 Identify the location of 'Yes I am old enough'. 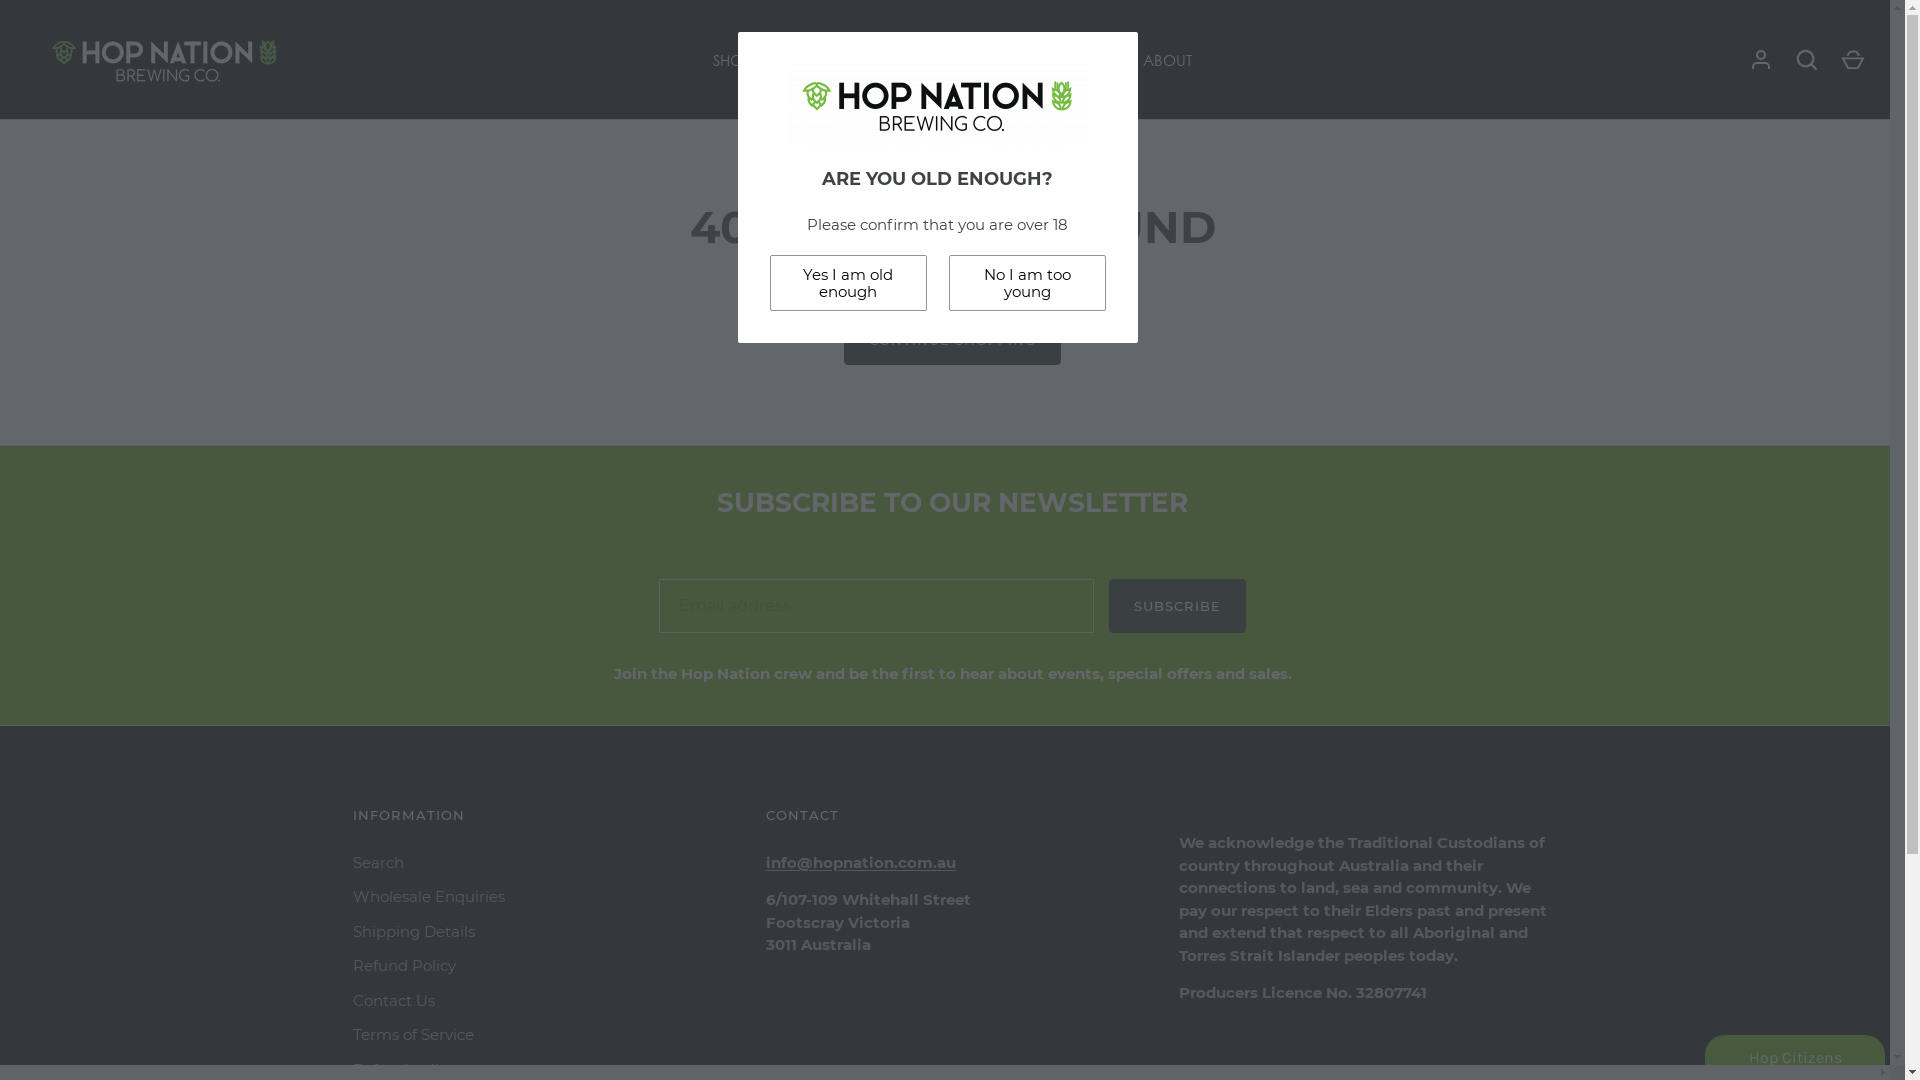
(848, 283).